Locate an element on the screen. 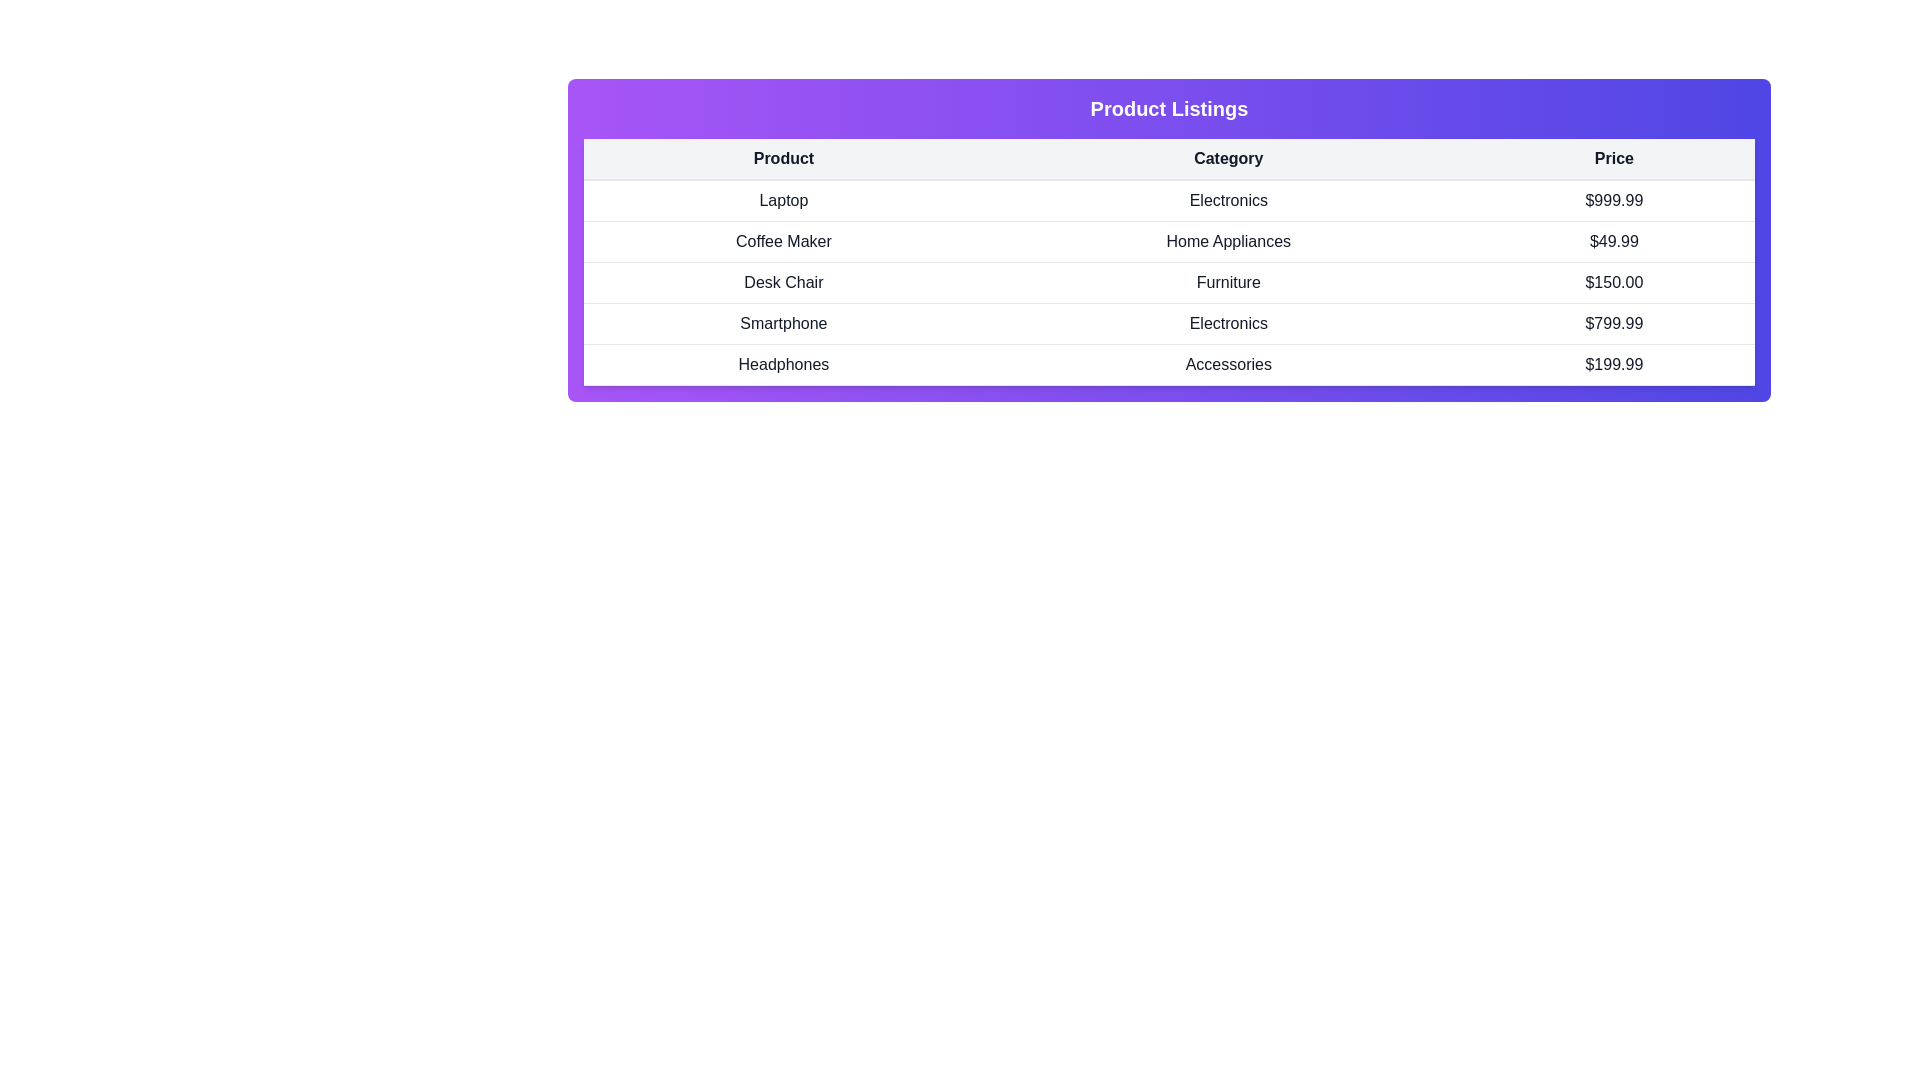 The width and height of the screenshot is (1920, 1080). the 'Furniture' text label located is located at coordinates (1227, 282).